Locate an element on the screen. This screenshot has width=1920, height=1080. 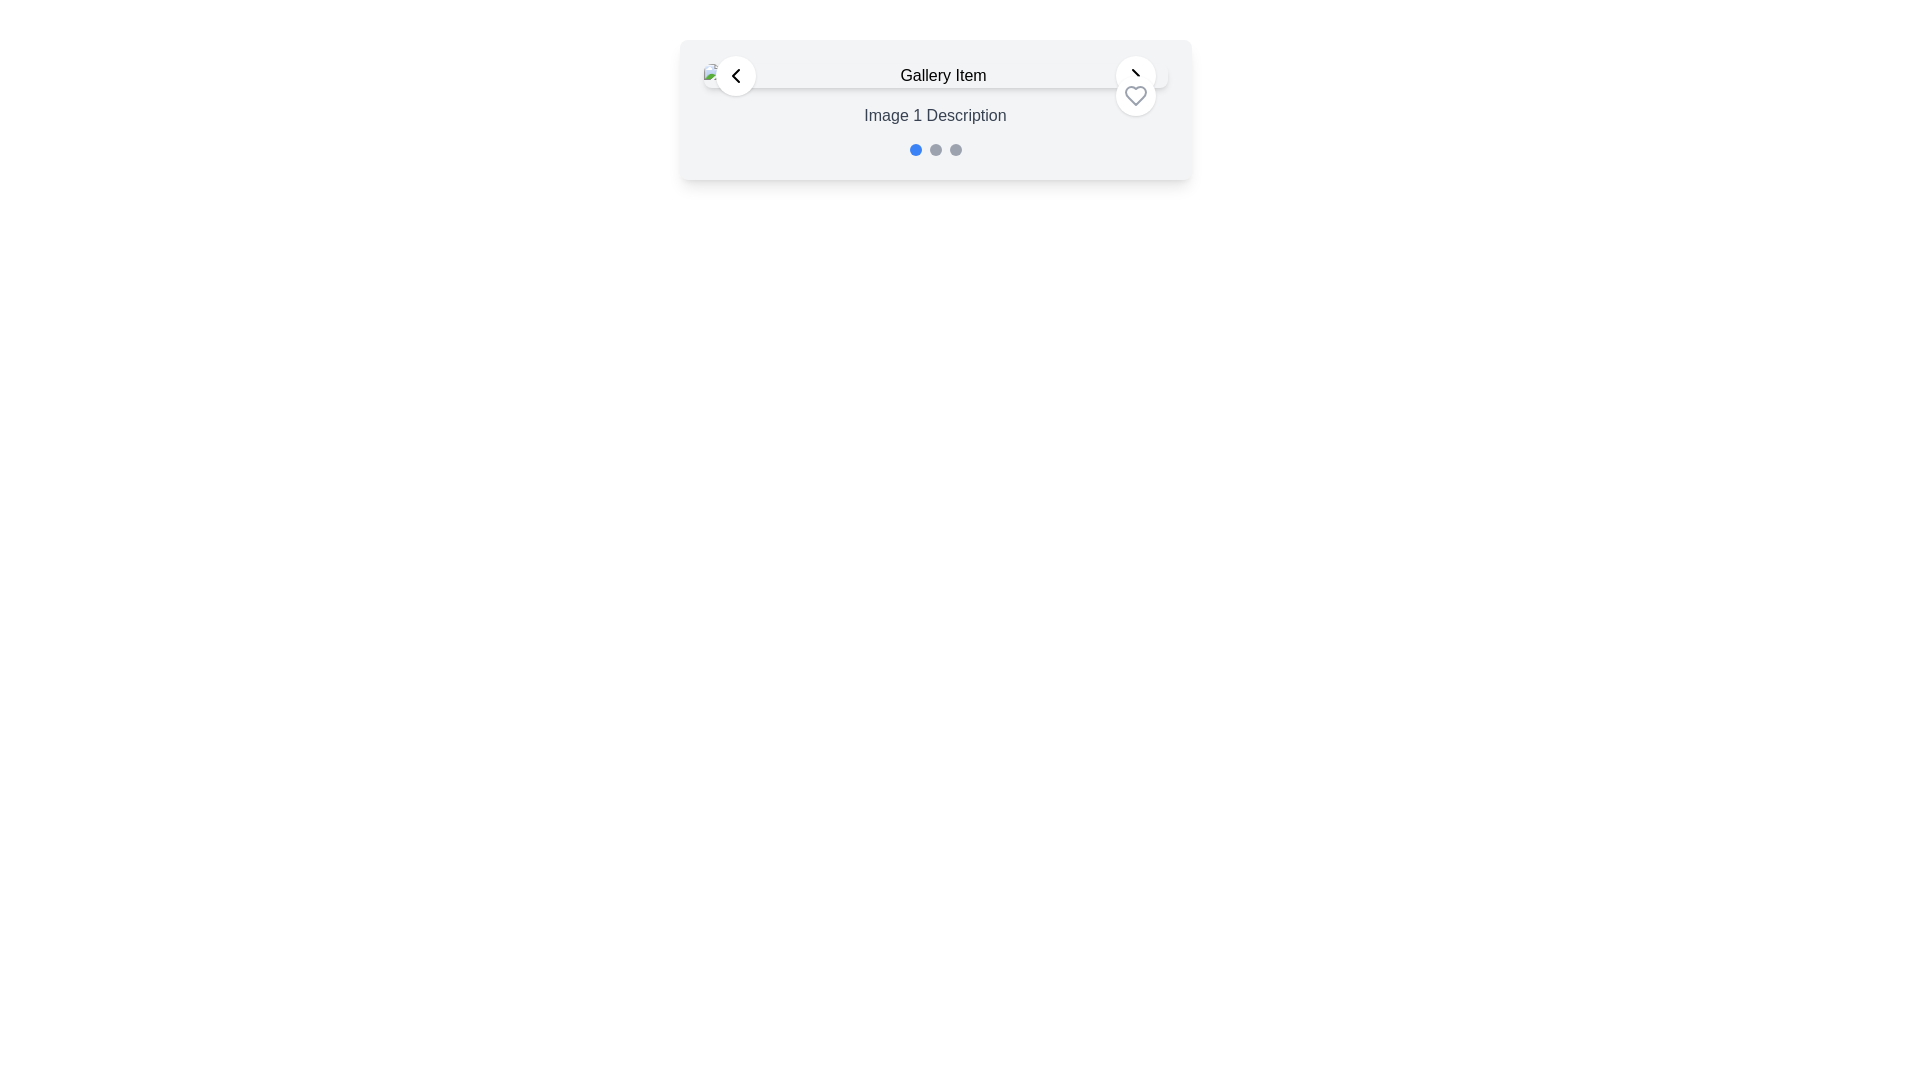
the heart-shaped icon button with a gray stroke outline located in the top-right corner of the horizontal bar is located at coordinates (1135, 96).